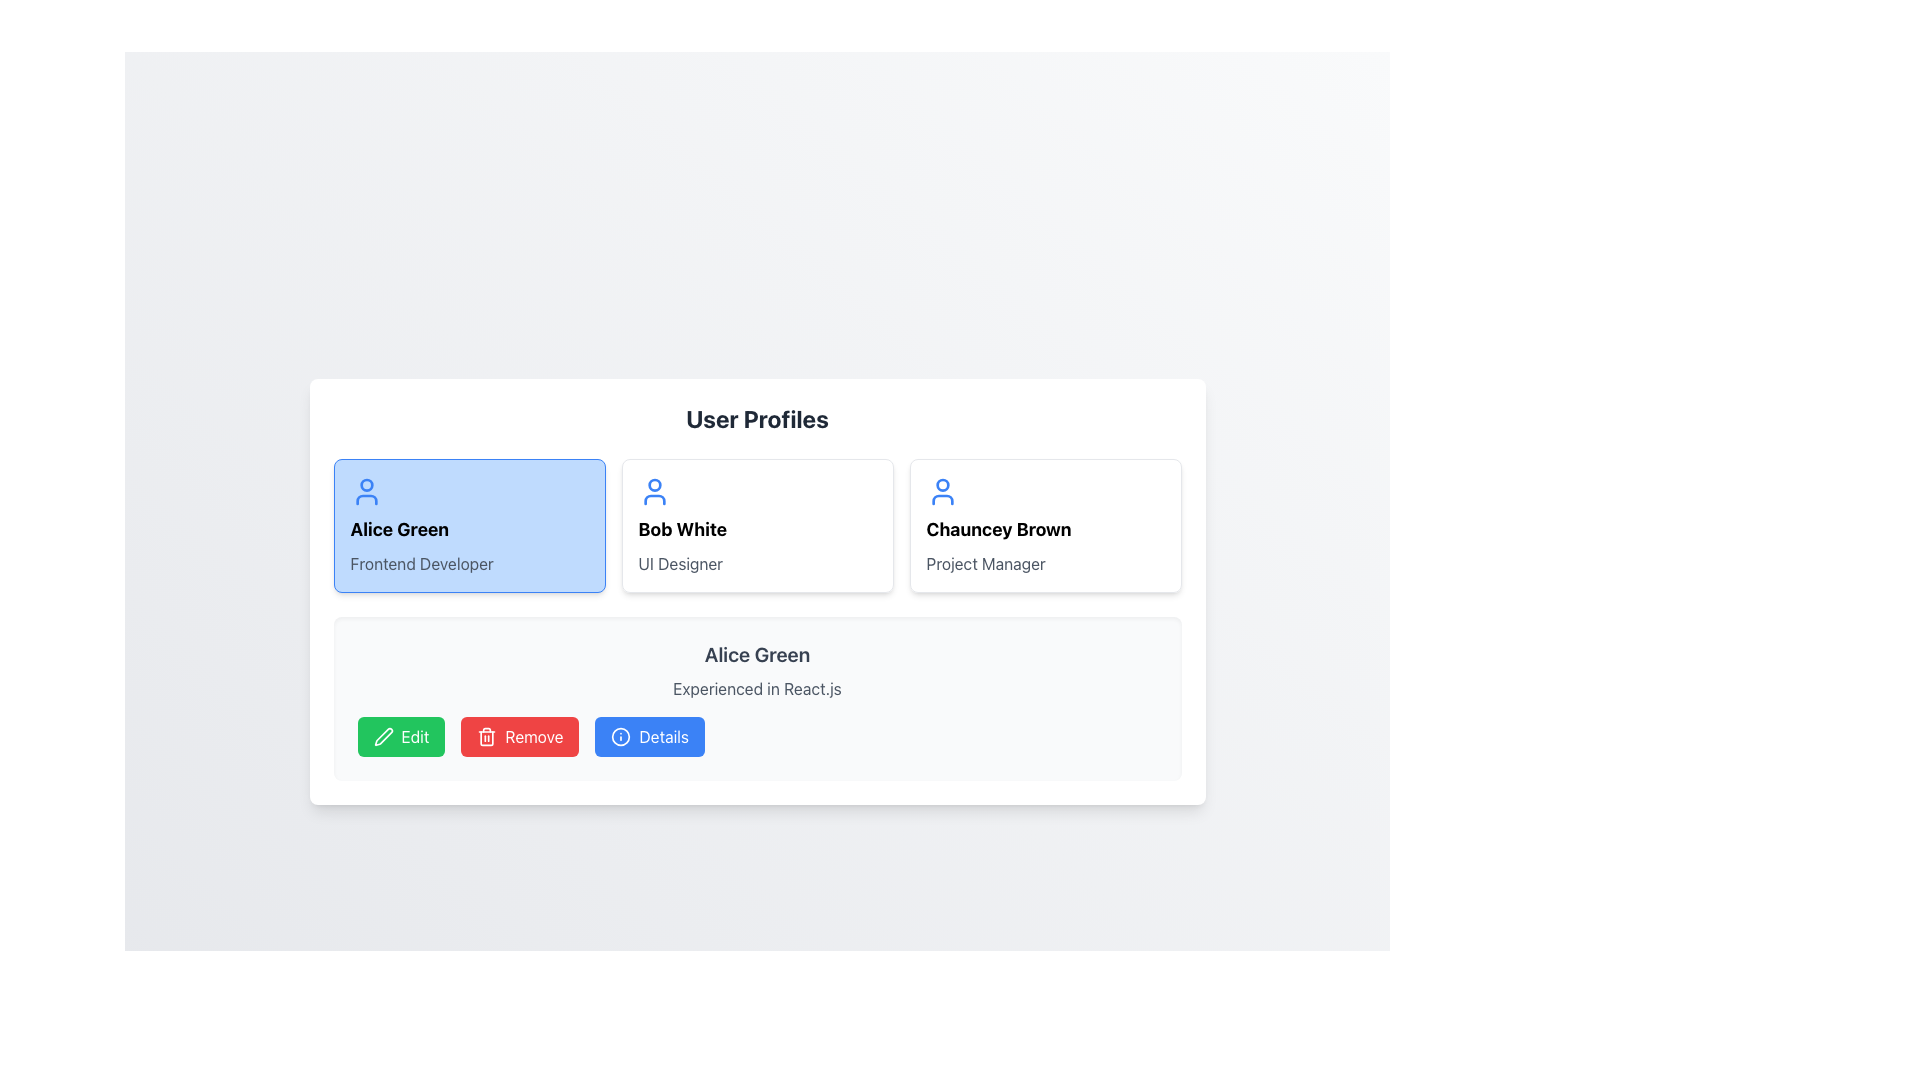 The height and width of the screenshot is (1080, 1920). What do you see at coordinates (756, 590) in the screenshot?
I see `the highlighted profile card for Bob White, the UI Designer, which is the second card in the user profiles section` at bounding box center [756, 590].